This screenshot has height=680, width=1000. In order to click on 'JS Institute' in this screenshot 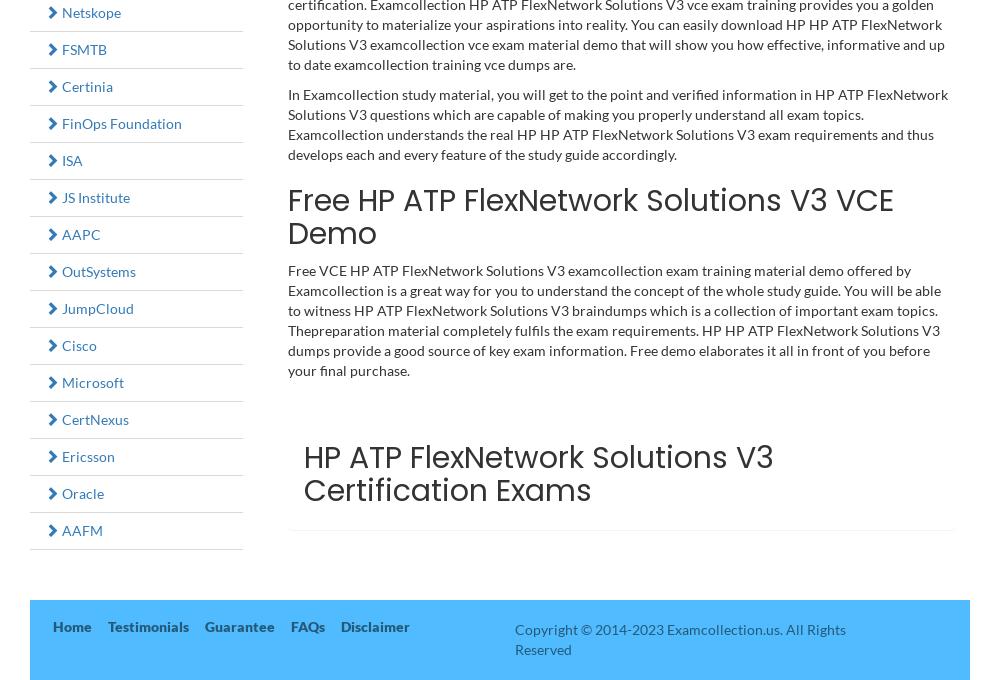, I will do `click(93, 195)`.